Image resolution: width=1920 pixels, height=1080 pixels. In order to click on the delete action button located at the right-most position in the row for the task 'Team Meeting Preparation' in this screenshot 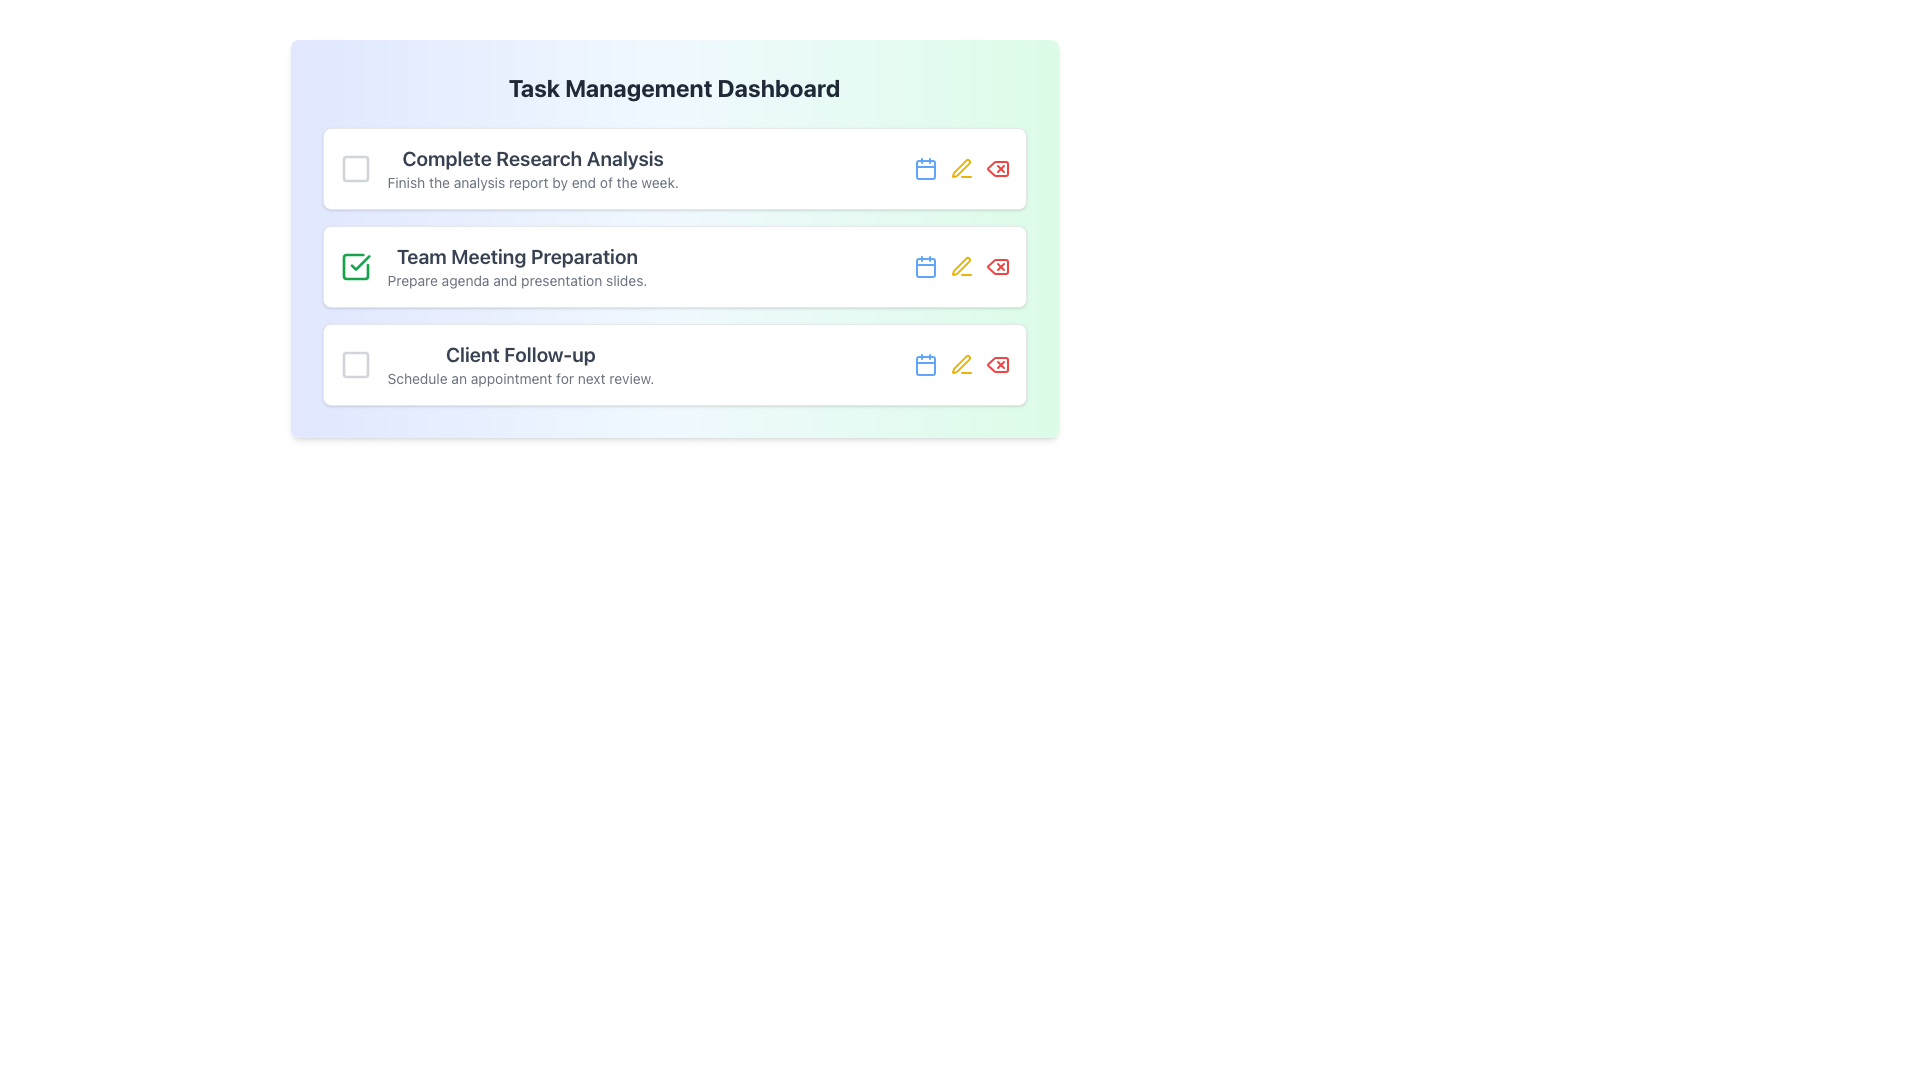, I will do `click(997, 265)`.